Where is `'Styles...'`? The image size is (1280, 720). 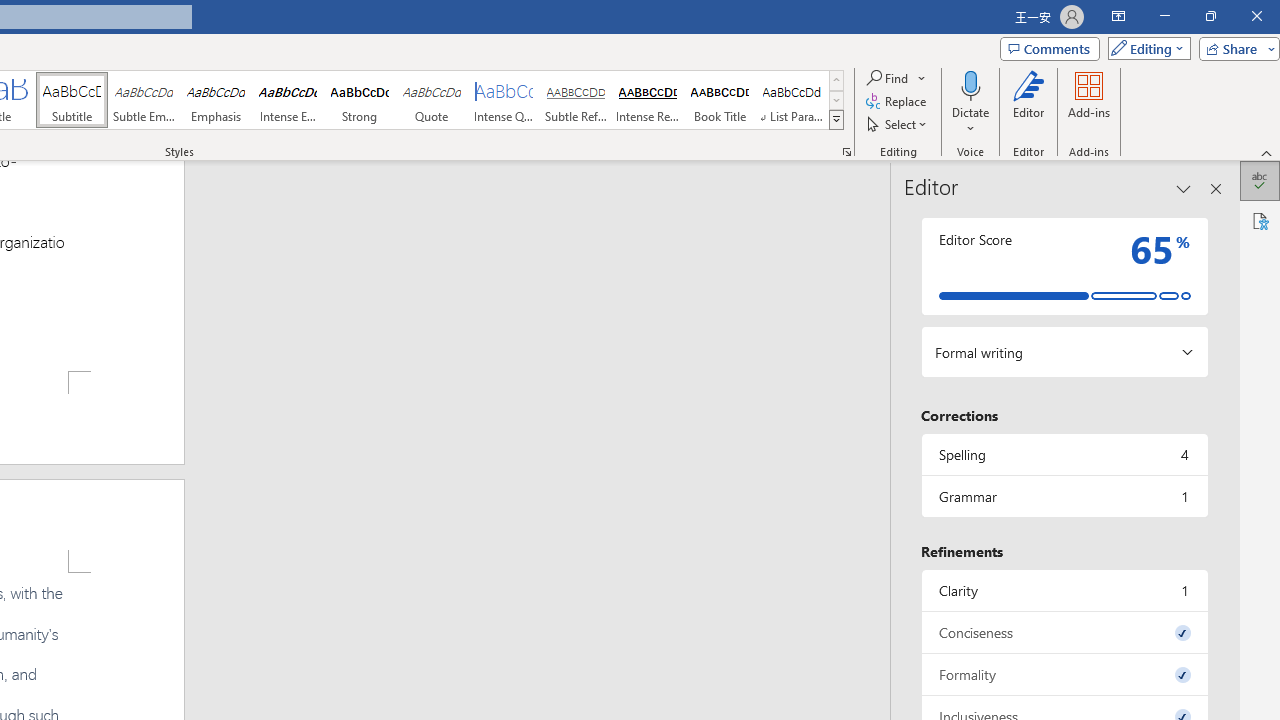 'Styles...' is located at coordinates (846, 150).